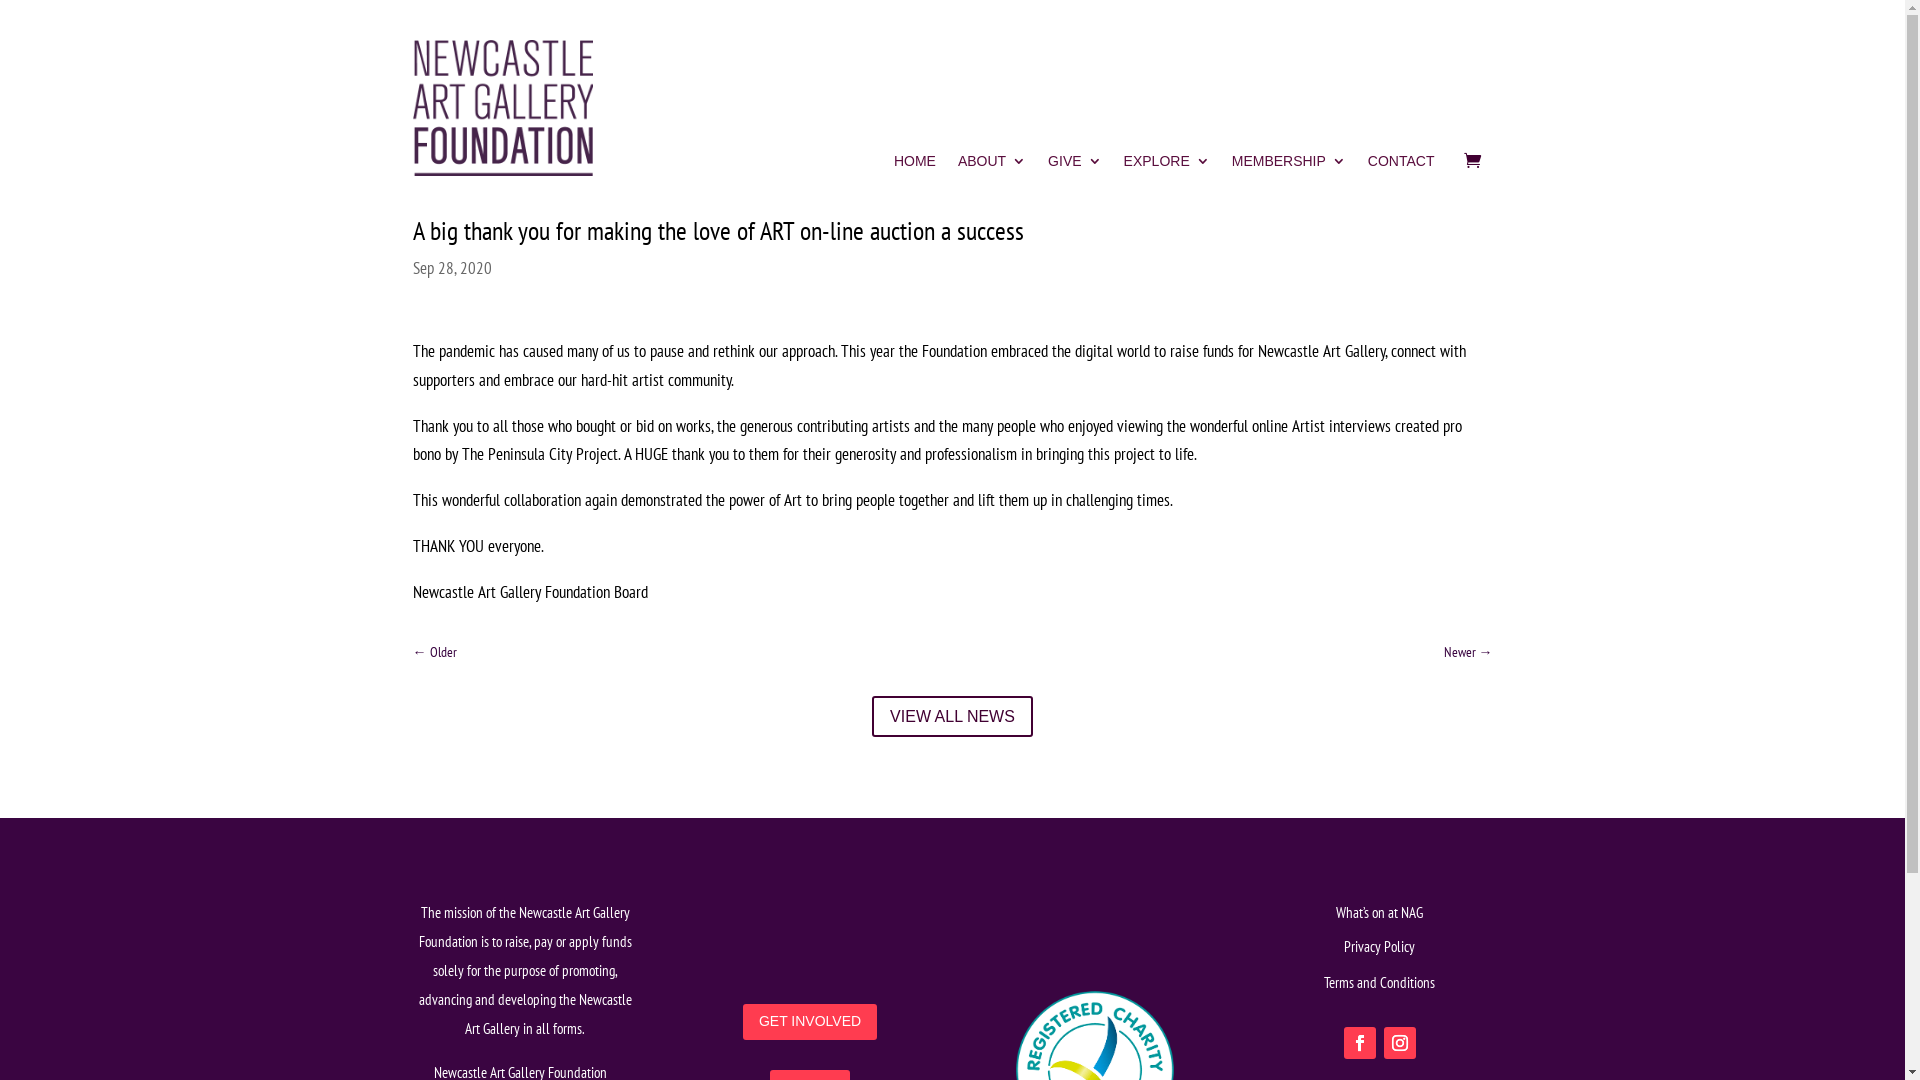 Image resolution: width=1920 pixels, height=1080 pixels. Describe the element at coordinates (914, 164) in the screenshot. I see `'HOME'` at that location.